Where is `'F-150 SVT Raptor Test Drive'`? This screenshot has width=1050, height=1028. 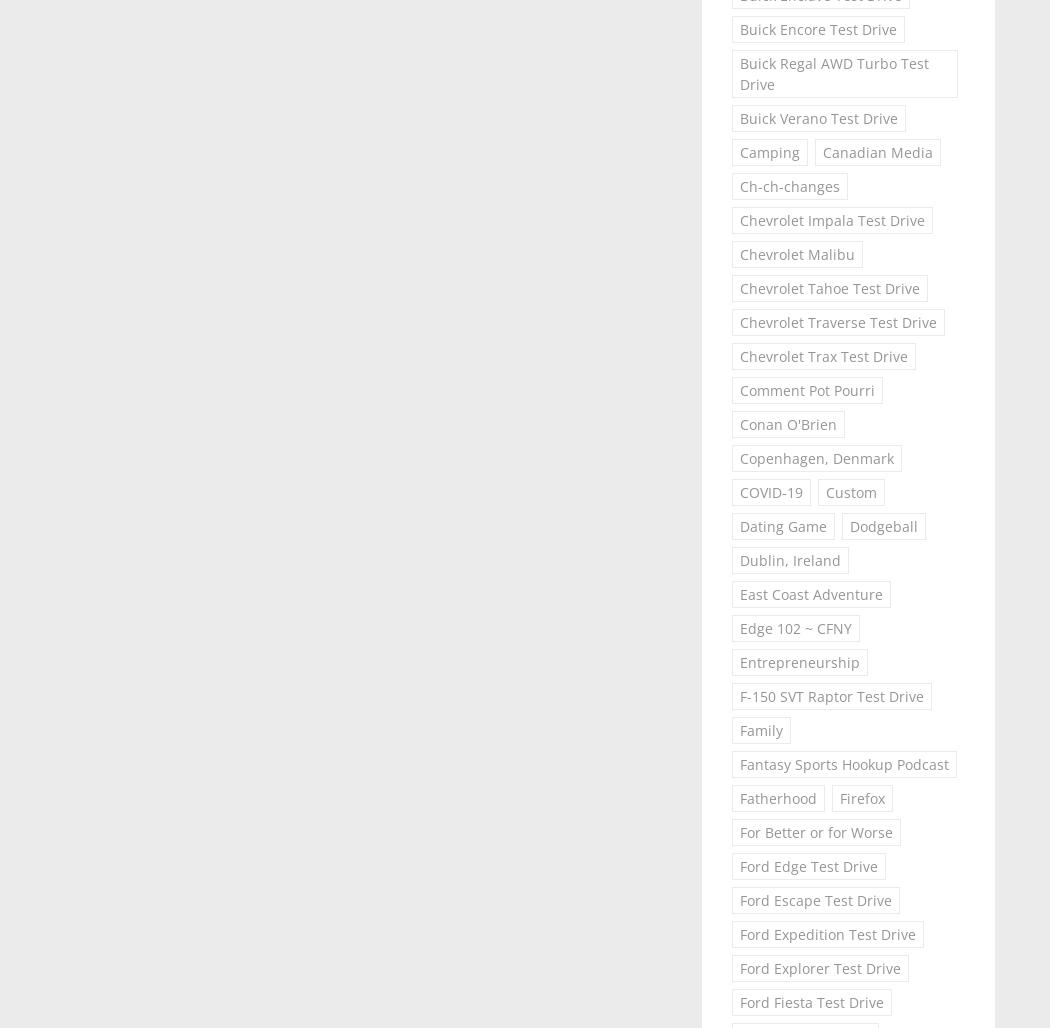 'F-150 SVT Raptor Test Drive' is located at coordinates (830, 696).